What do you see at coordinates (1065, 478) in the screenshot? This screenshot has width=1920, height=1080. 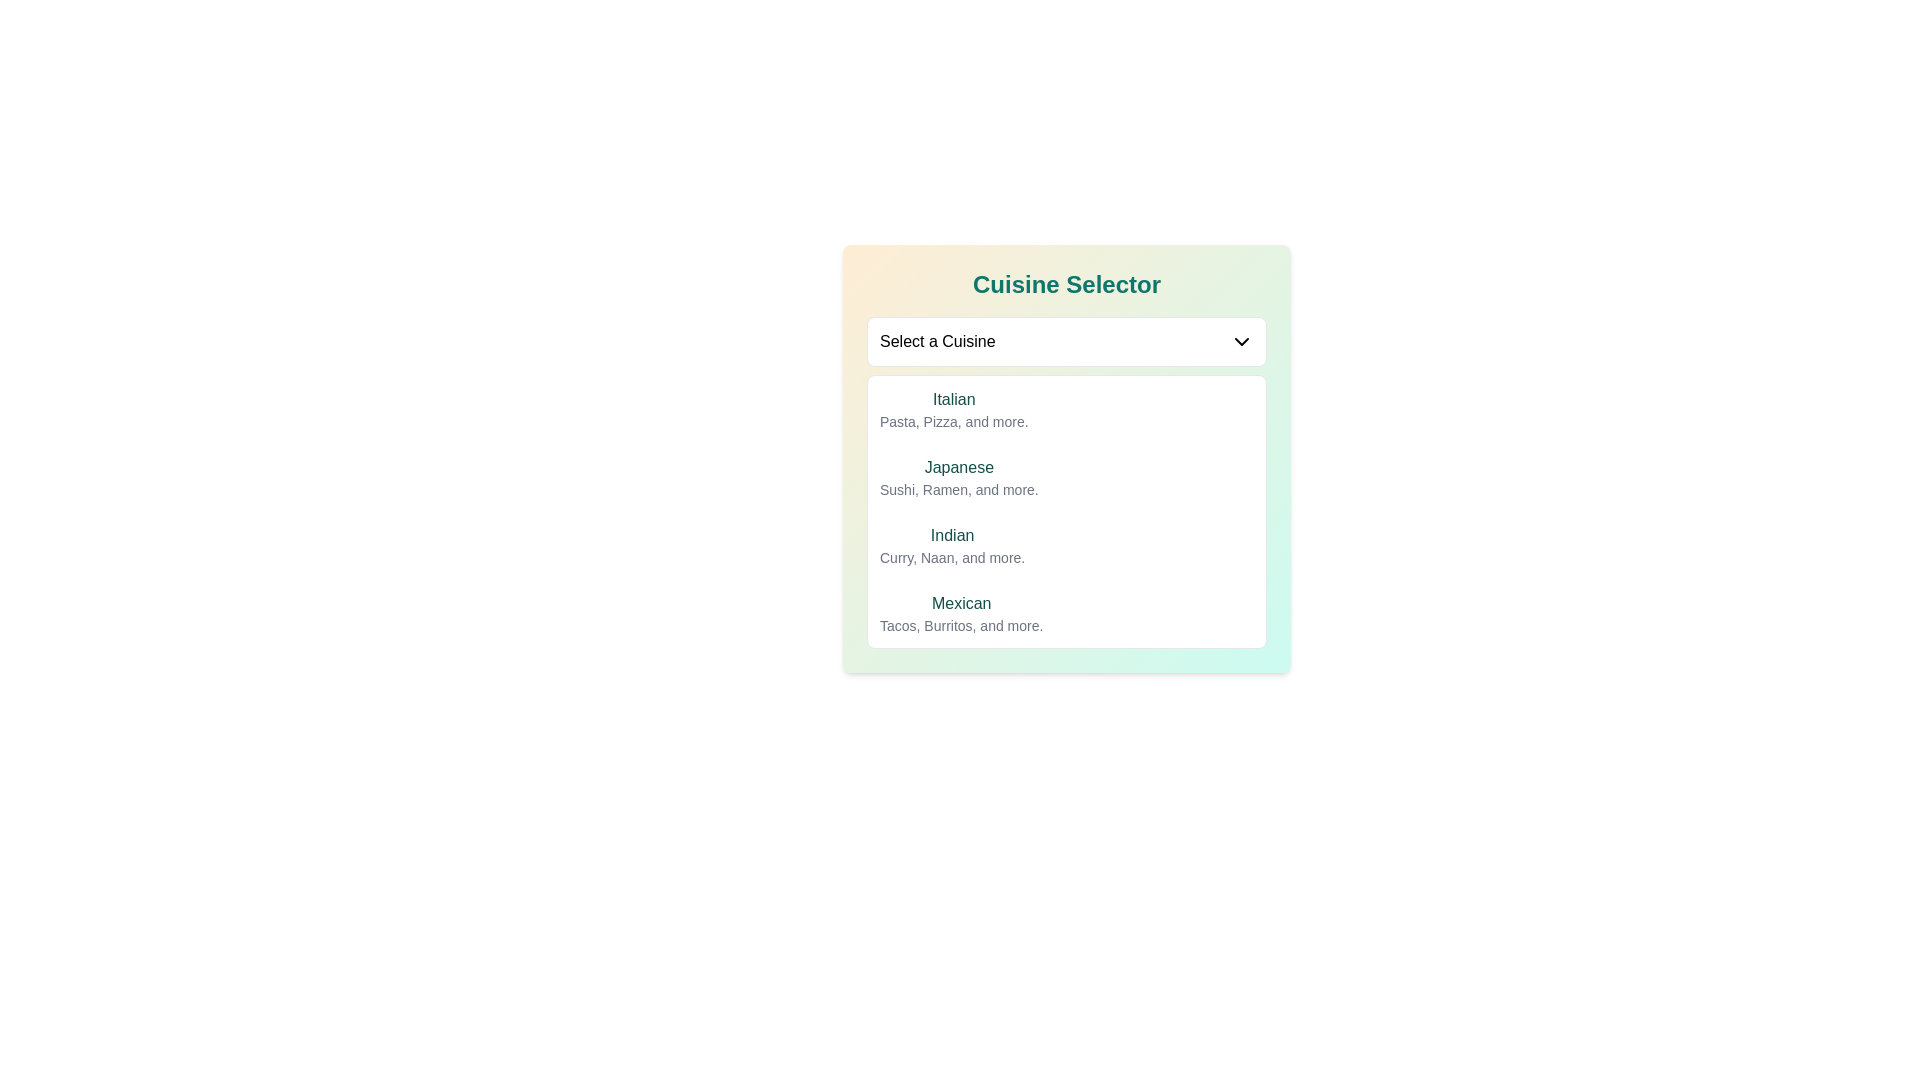 I see `the second entry in the 'Cuisine Selector' dropdown menu` at bounding box center [1065, 478].